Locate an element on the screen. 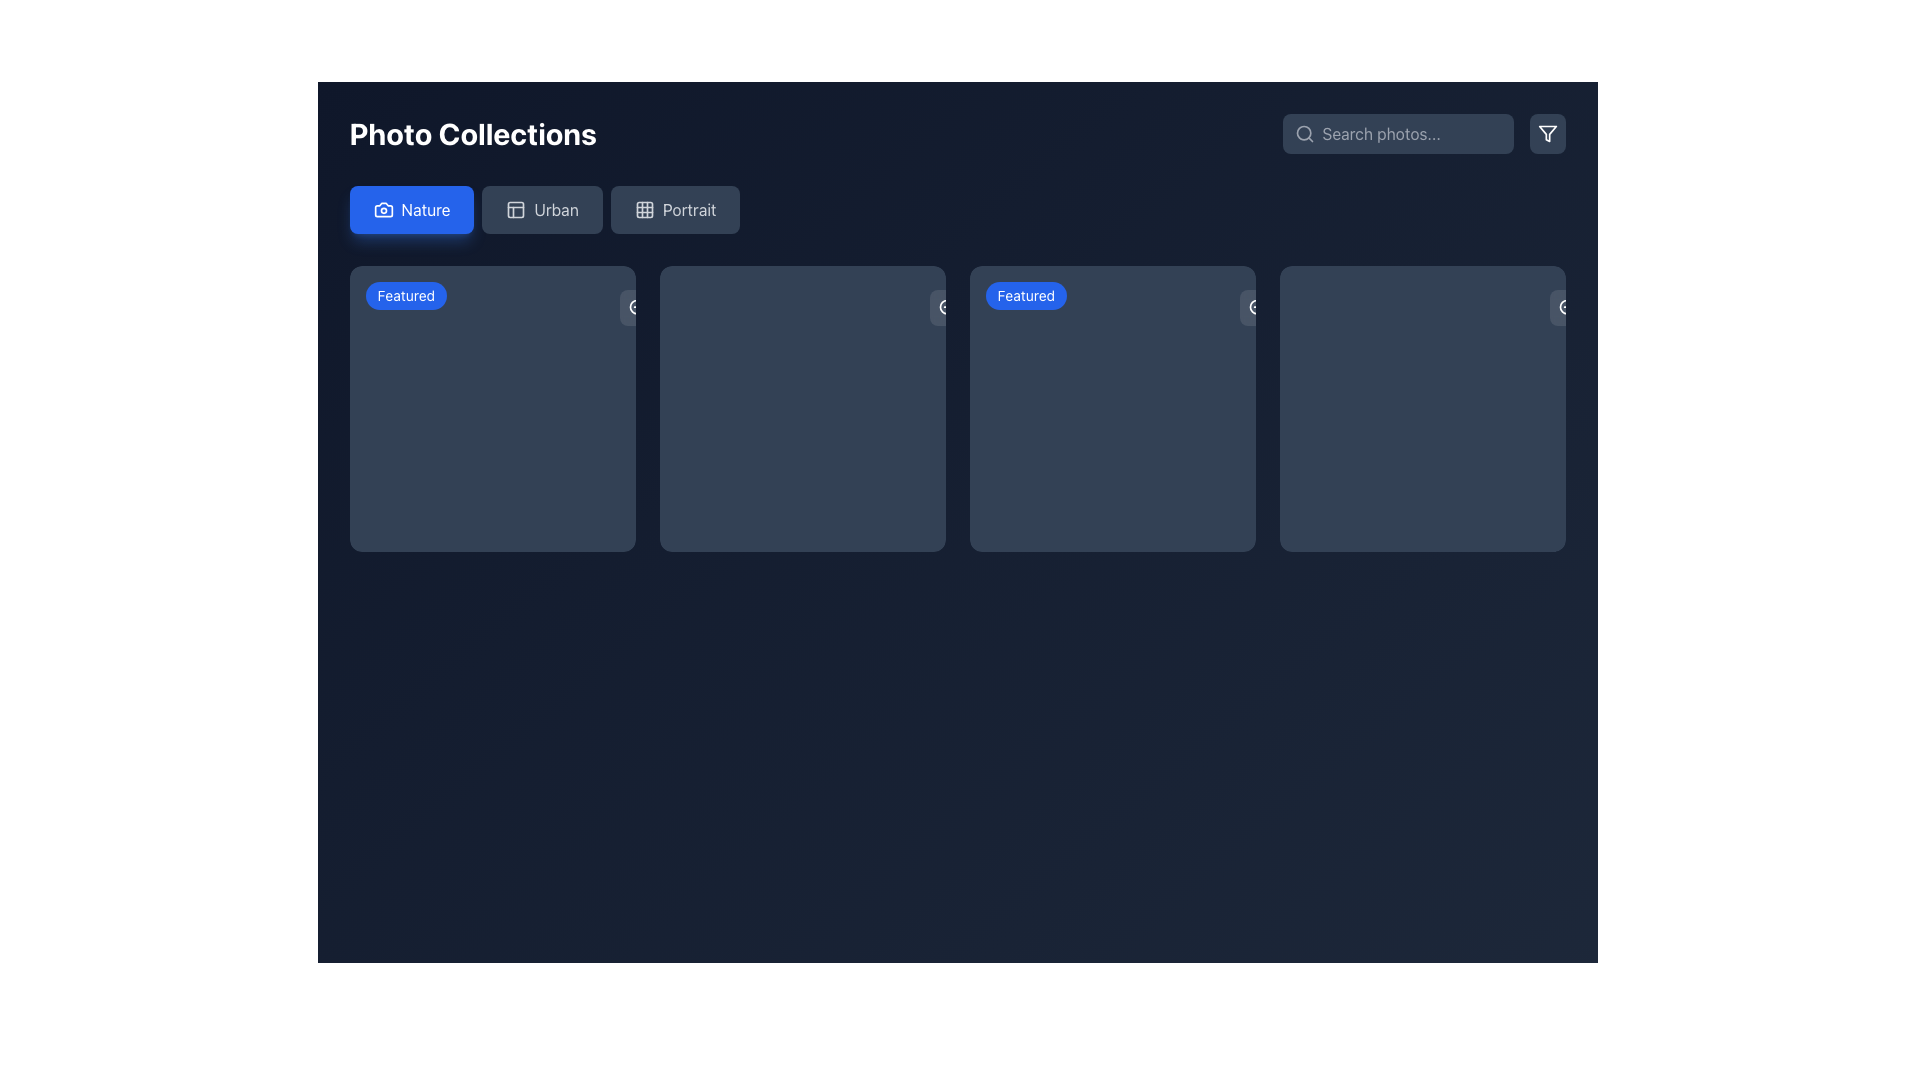  the zoom-in button located in the right section of the second card to enlarge or focus on the content is located at coordinates (1256, 308).